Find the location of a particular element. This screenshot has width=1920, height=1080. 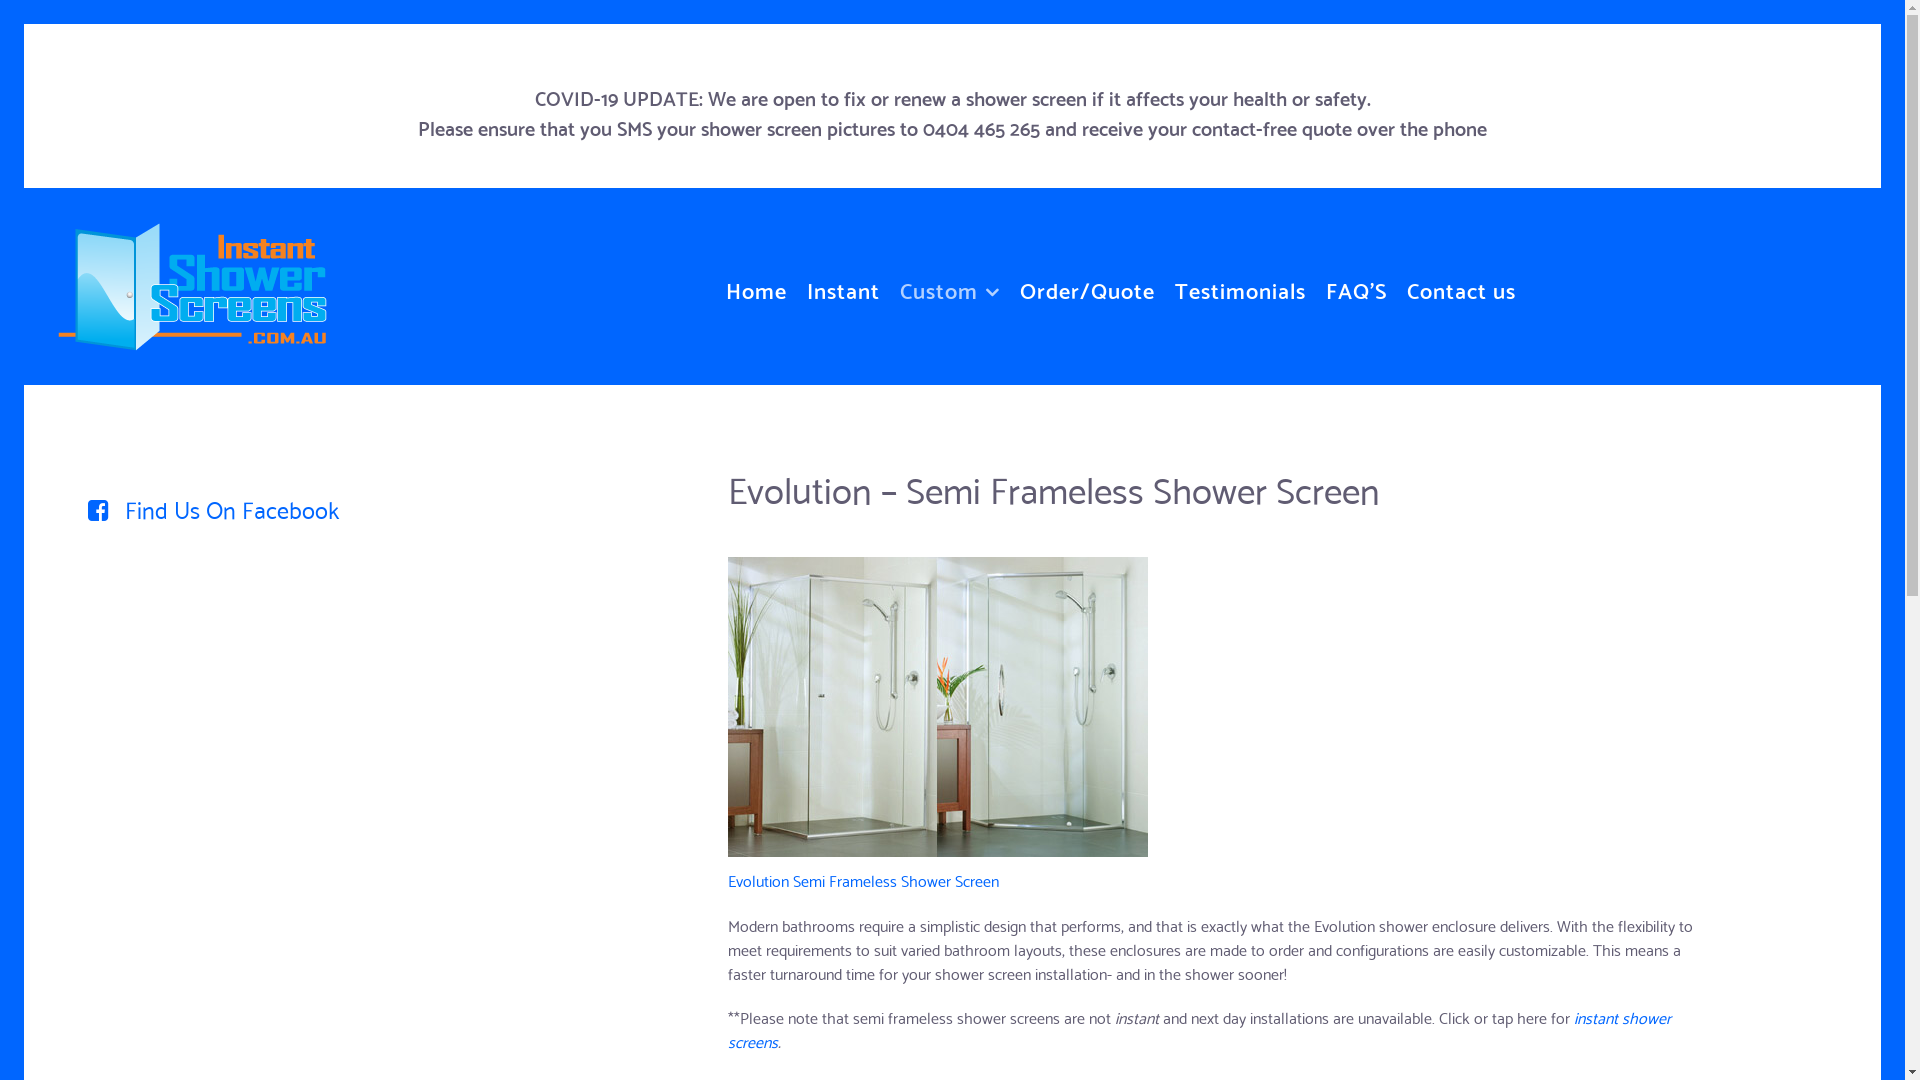

'Home' is located at coordinates (755, 285).